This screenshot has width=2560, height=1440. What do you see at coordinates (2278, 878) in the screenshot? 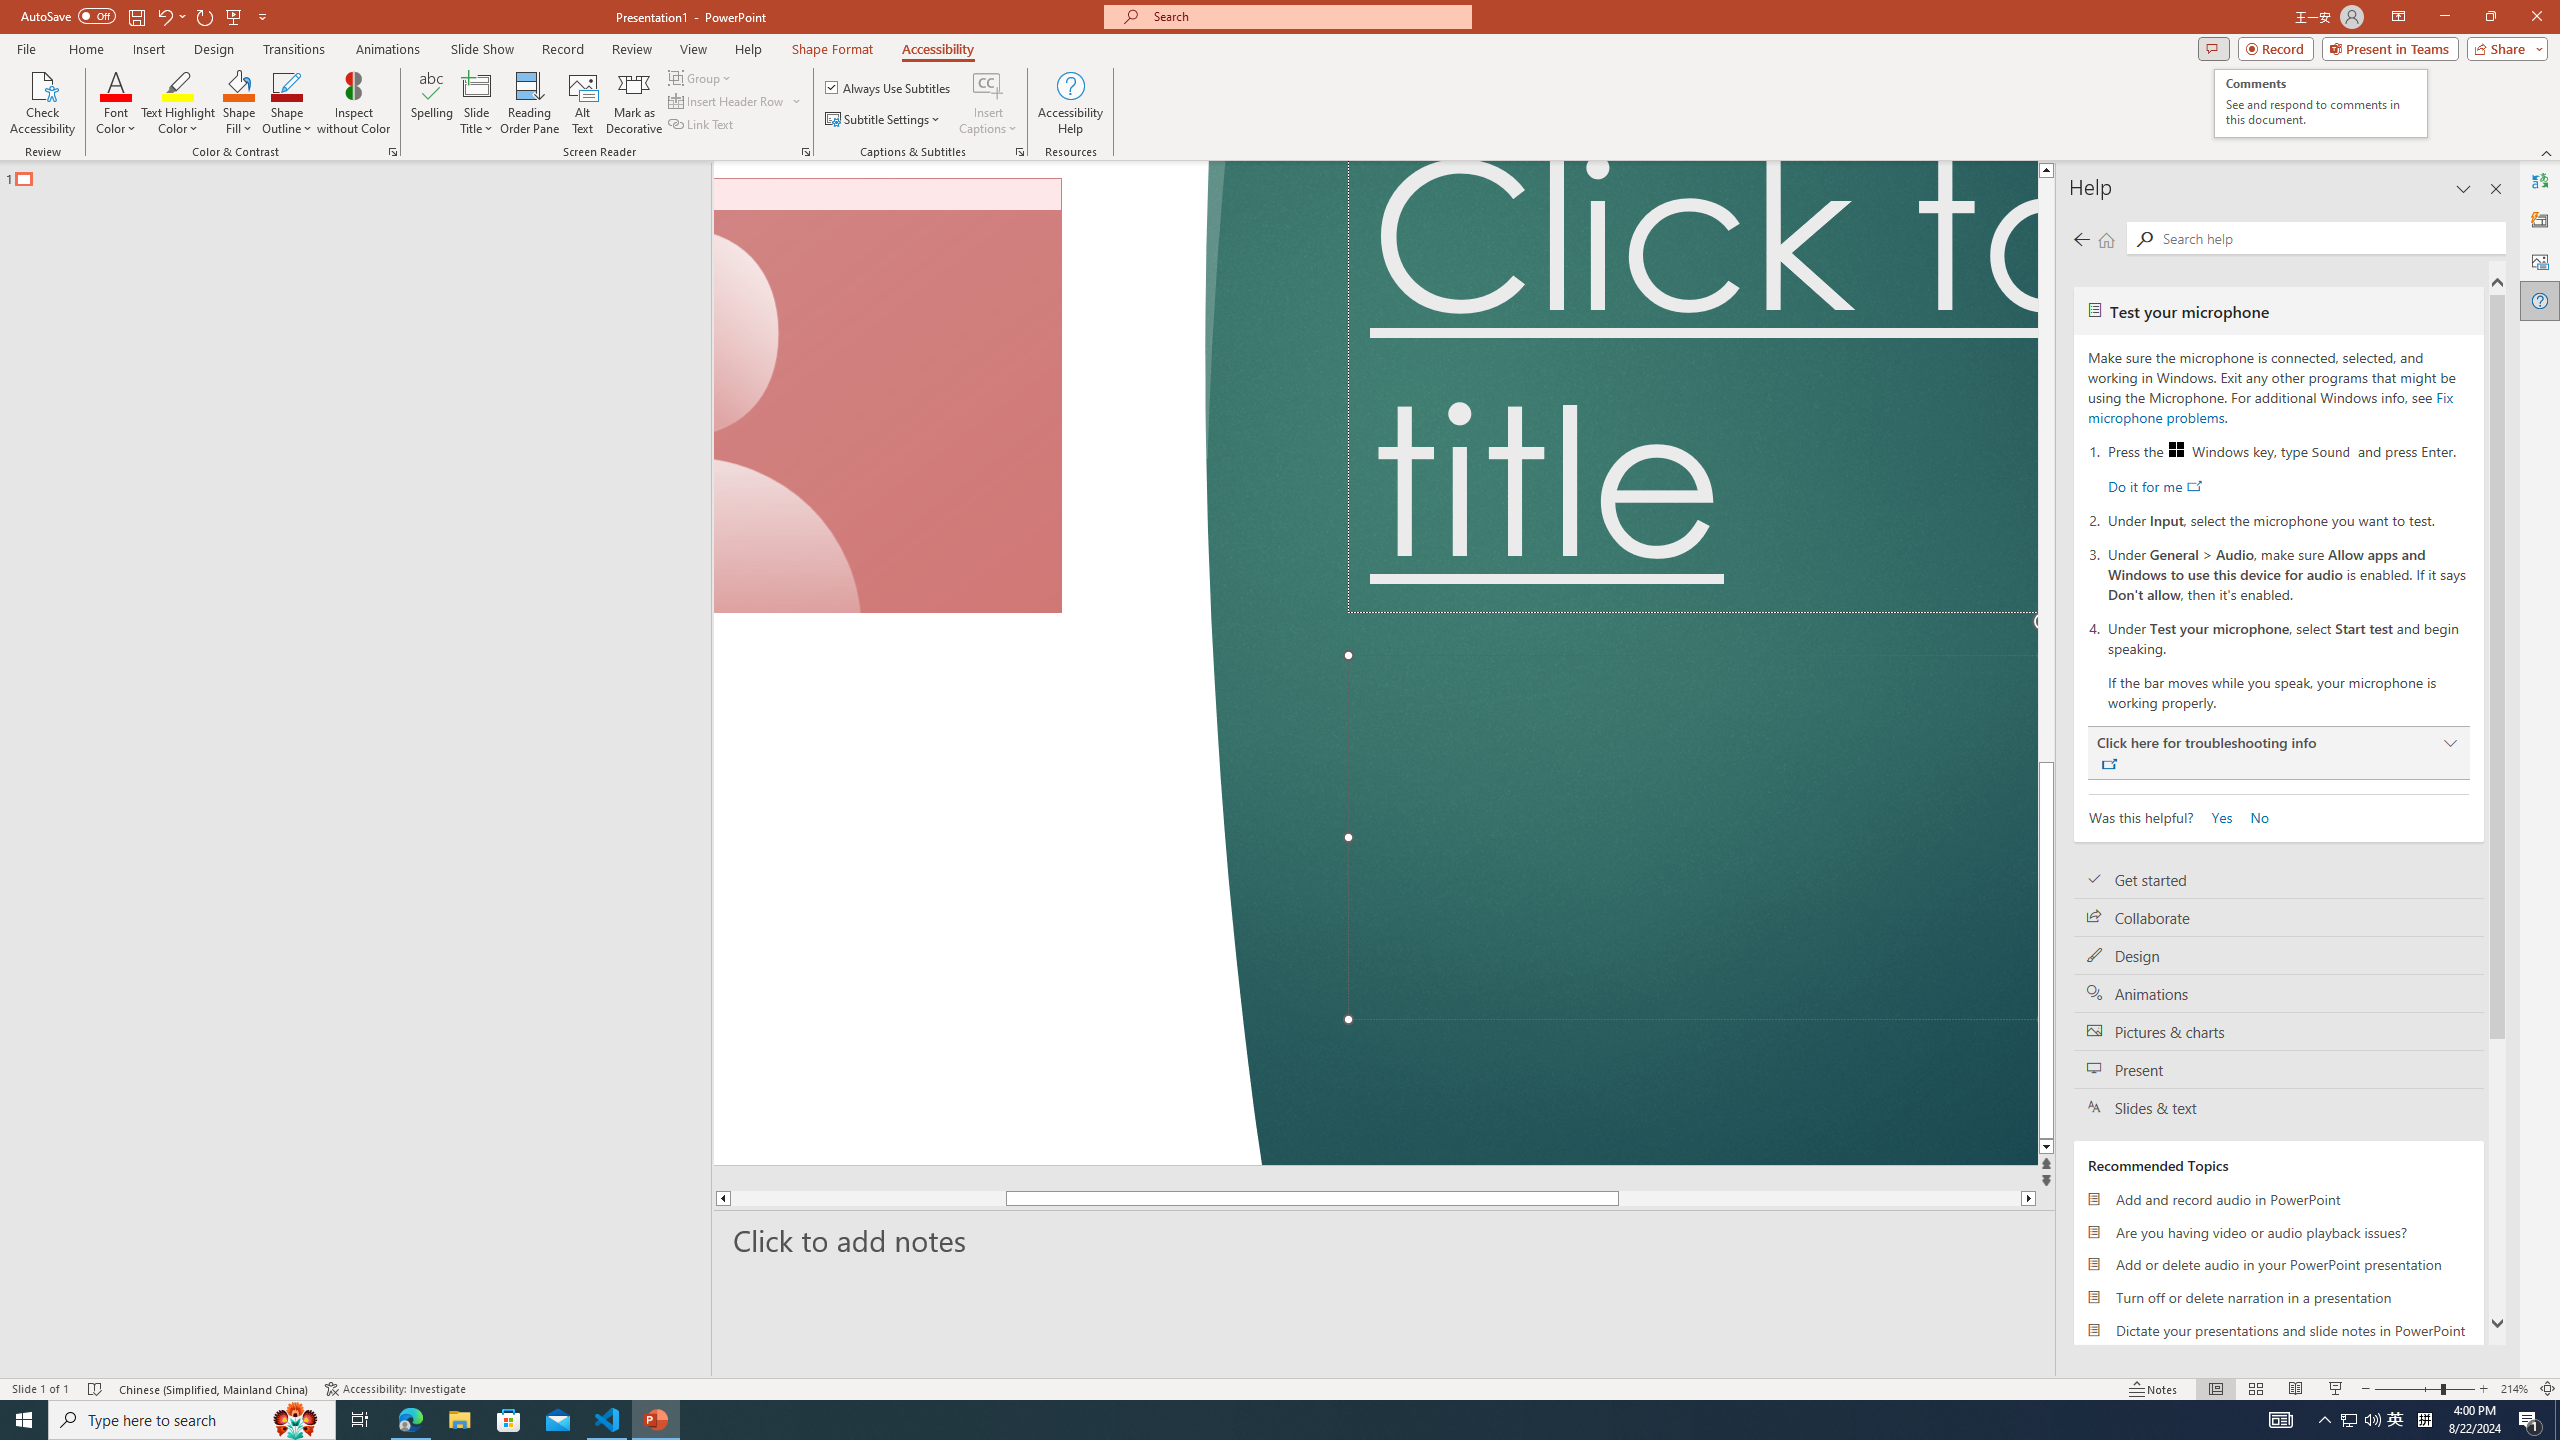
I see `'Get started'` at bounding box center [2278, 878].